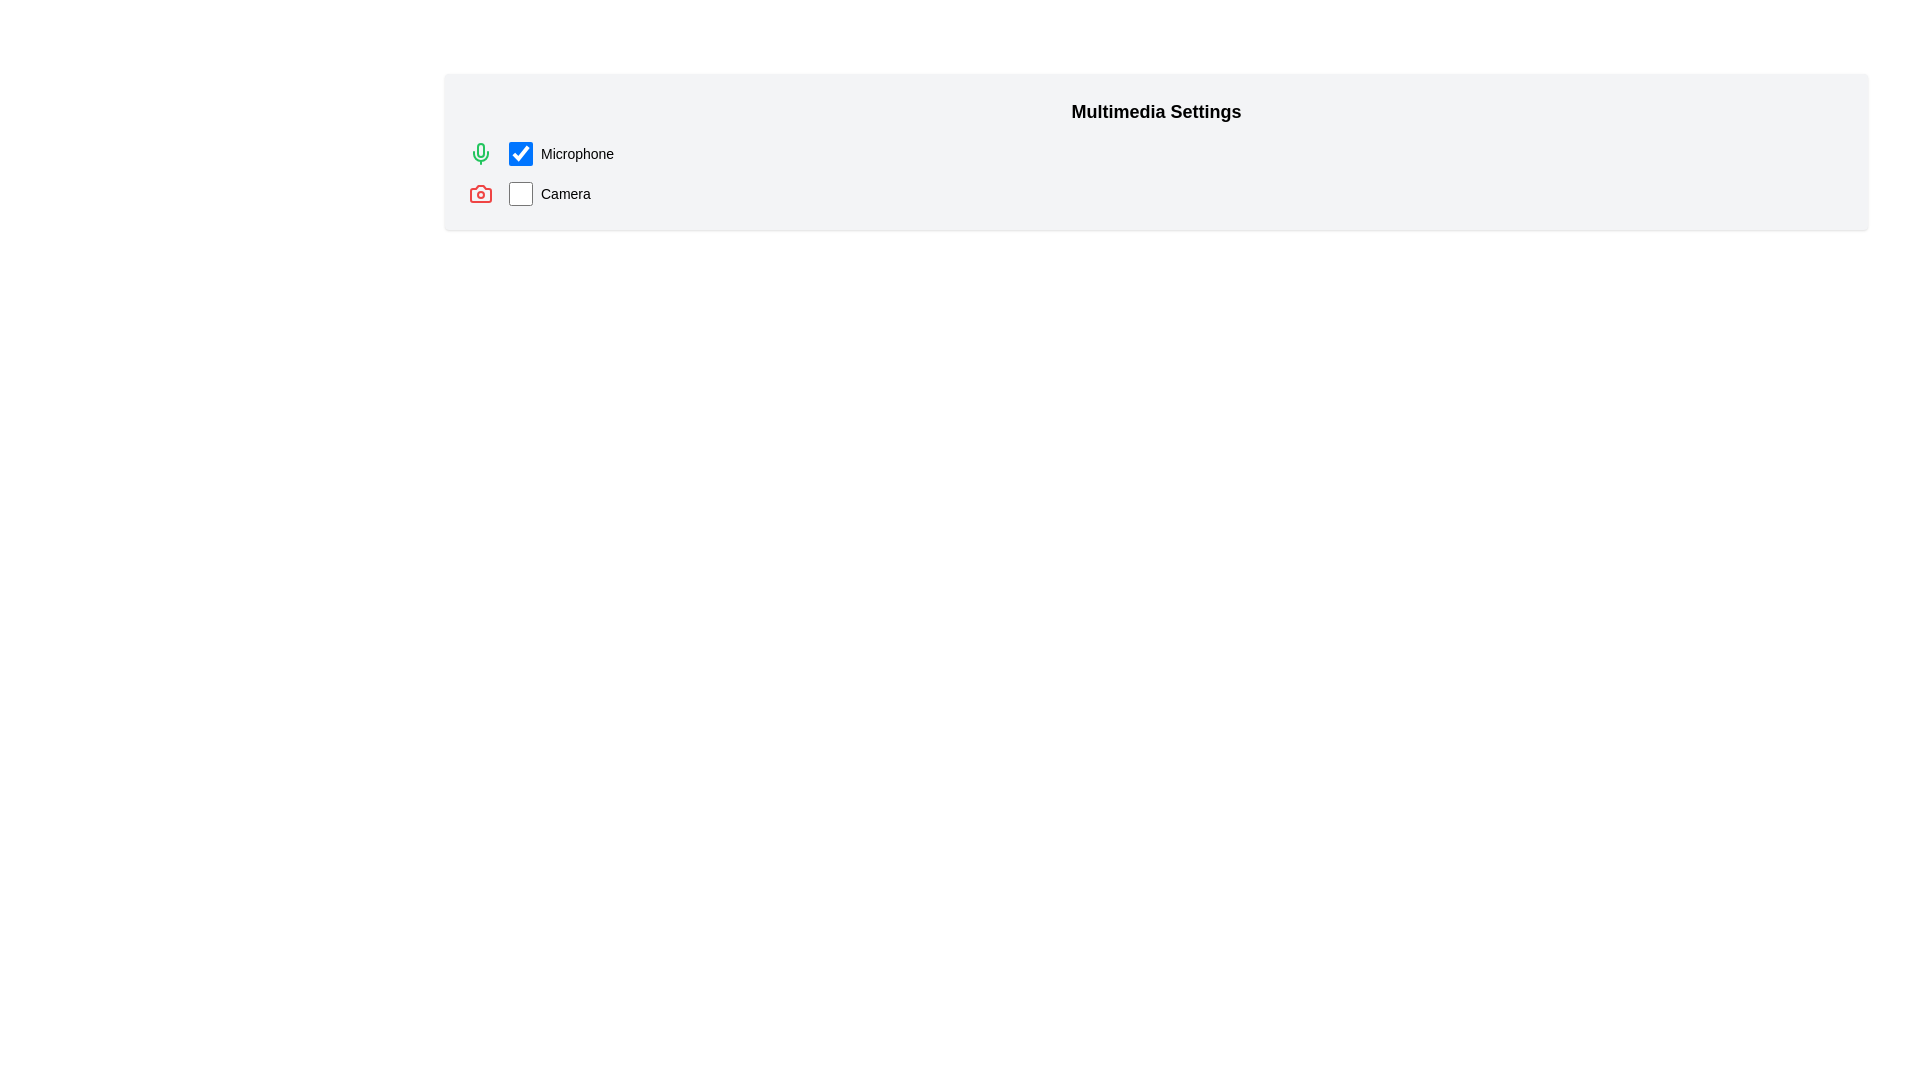  Describe the element at coordinates (564, 193) in the screenshot. I see `the 'Camera' label element` at that location.